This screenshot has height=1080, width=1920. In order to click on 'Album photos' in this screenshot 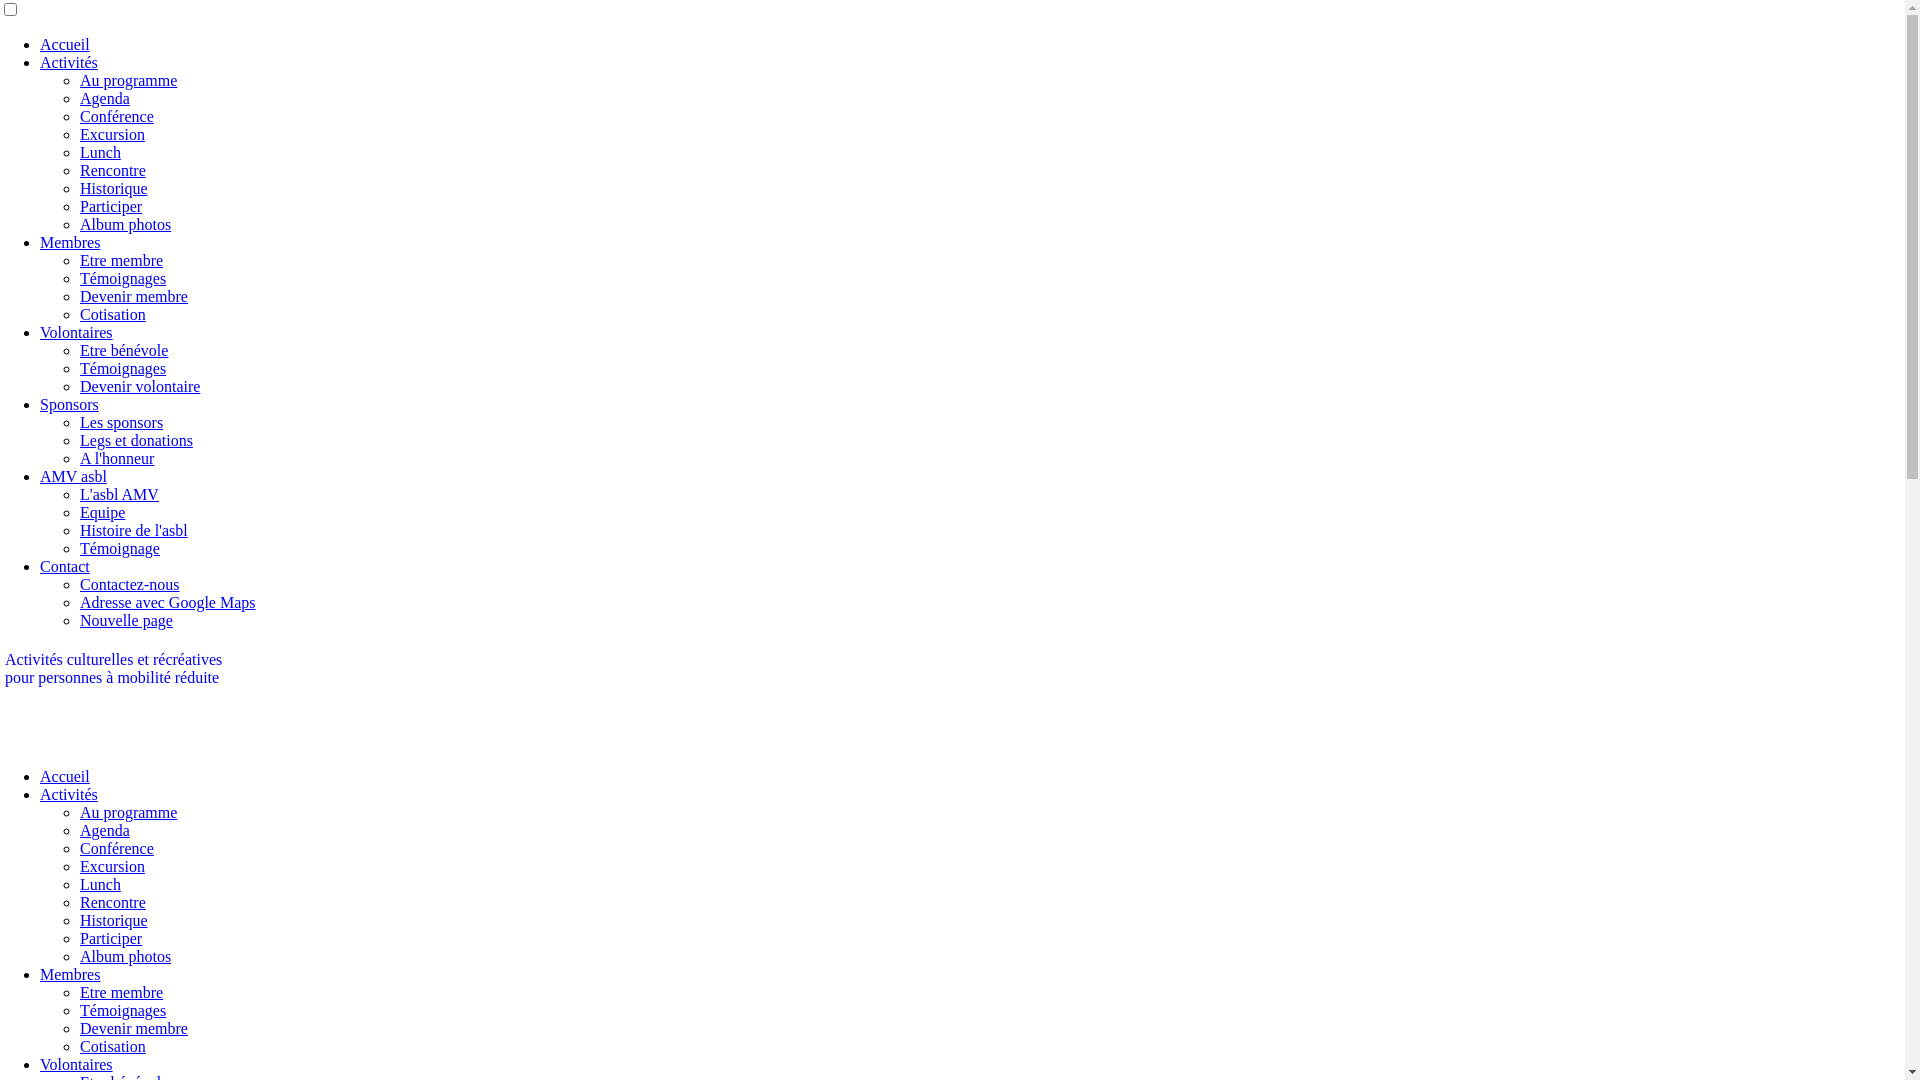, I will do `click(124, 955)`.